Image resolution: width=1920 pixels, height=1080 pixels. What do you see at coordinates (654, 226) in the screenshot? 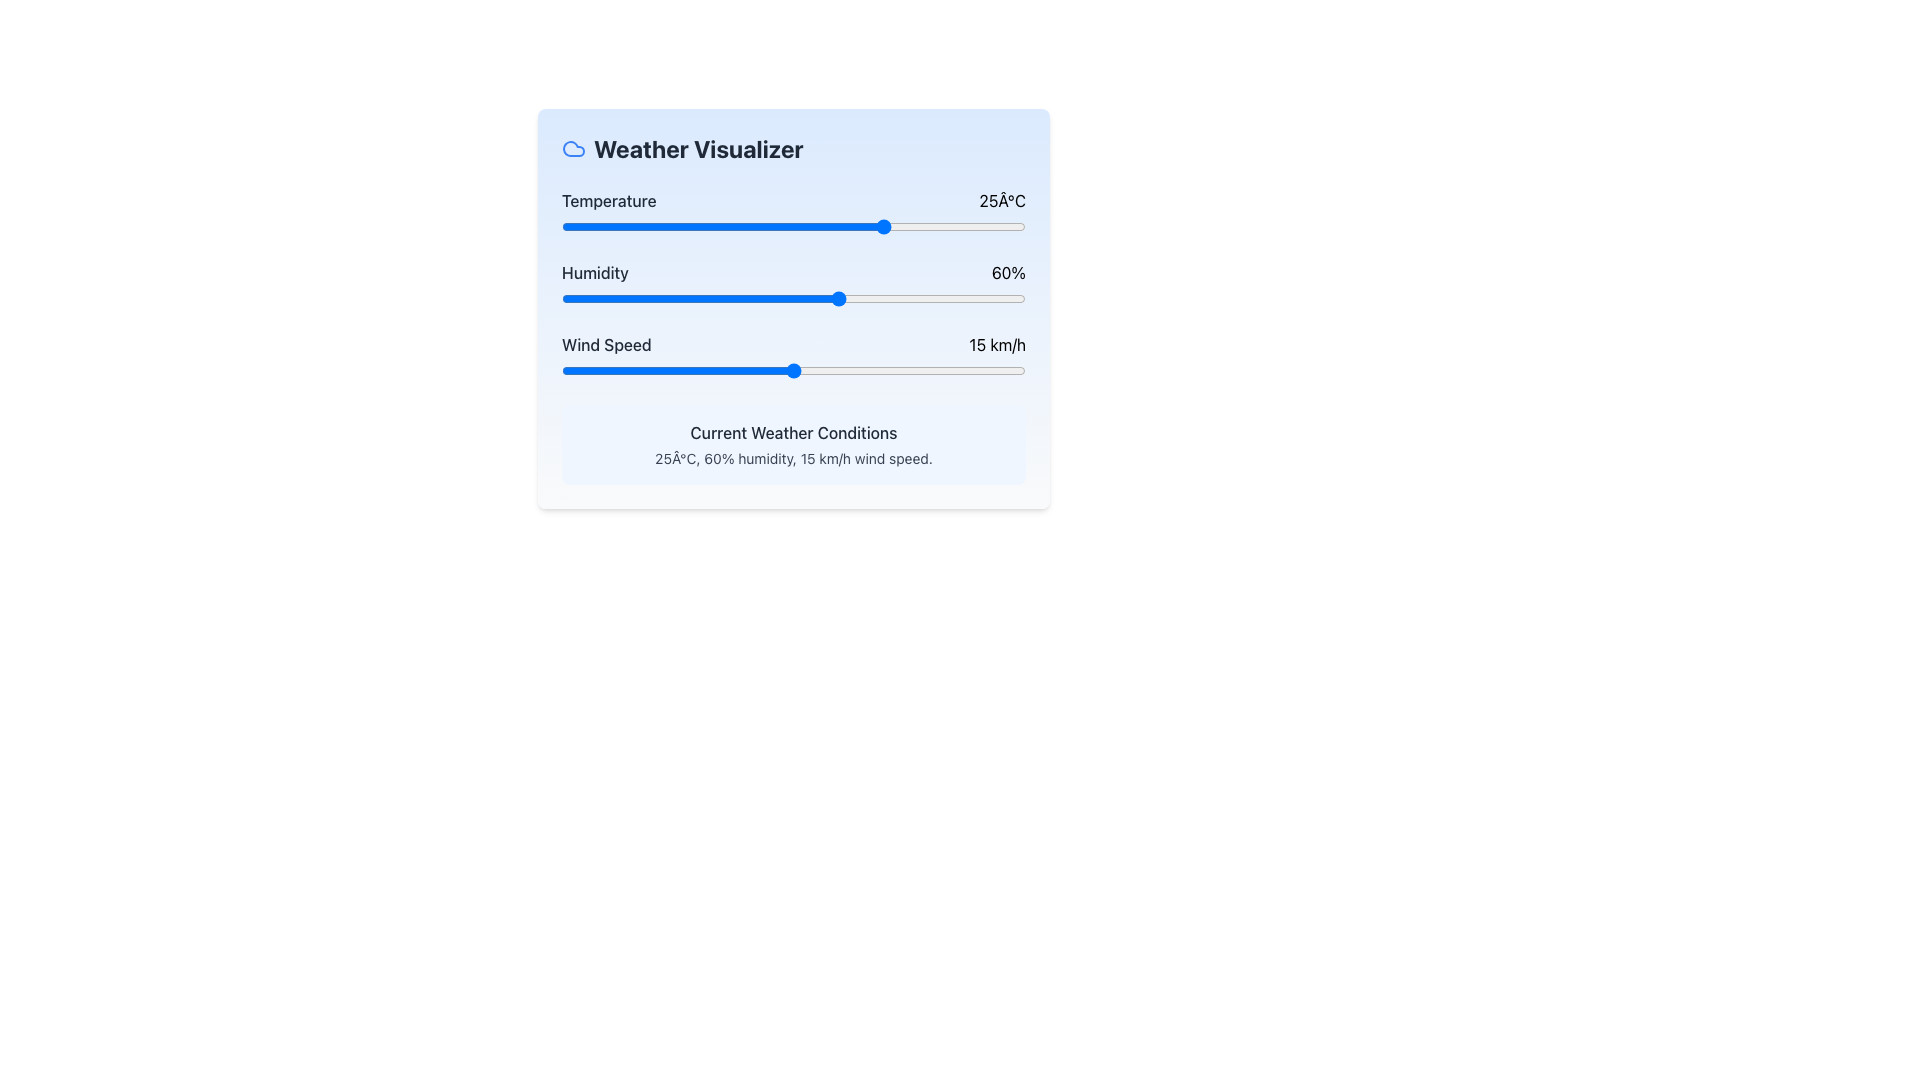
I see `the temperature slider` at bounding box center [654, 226].